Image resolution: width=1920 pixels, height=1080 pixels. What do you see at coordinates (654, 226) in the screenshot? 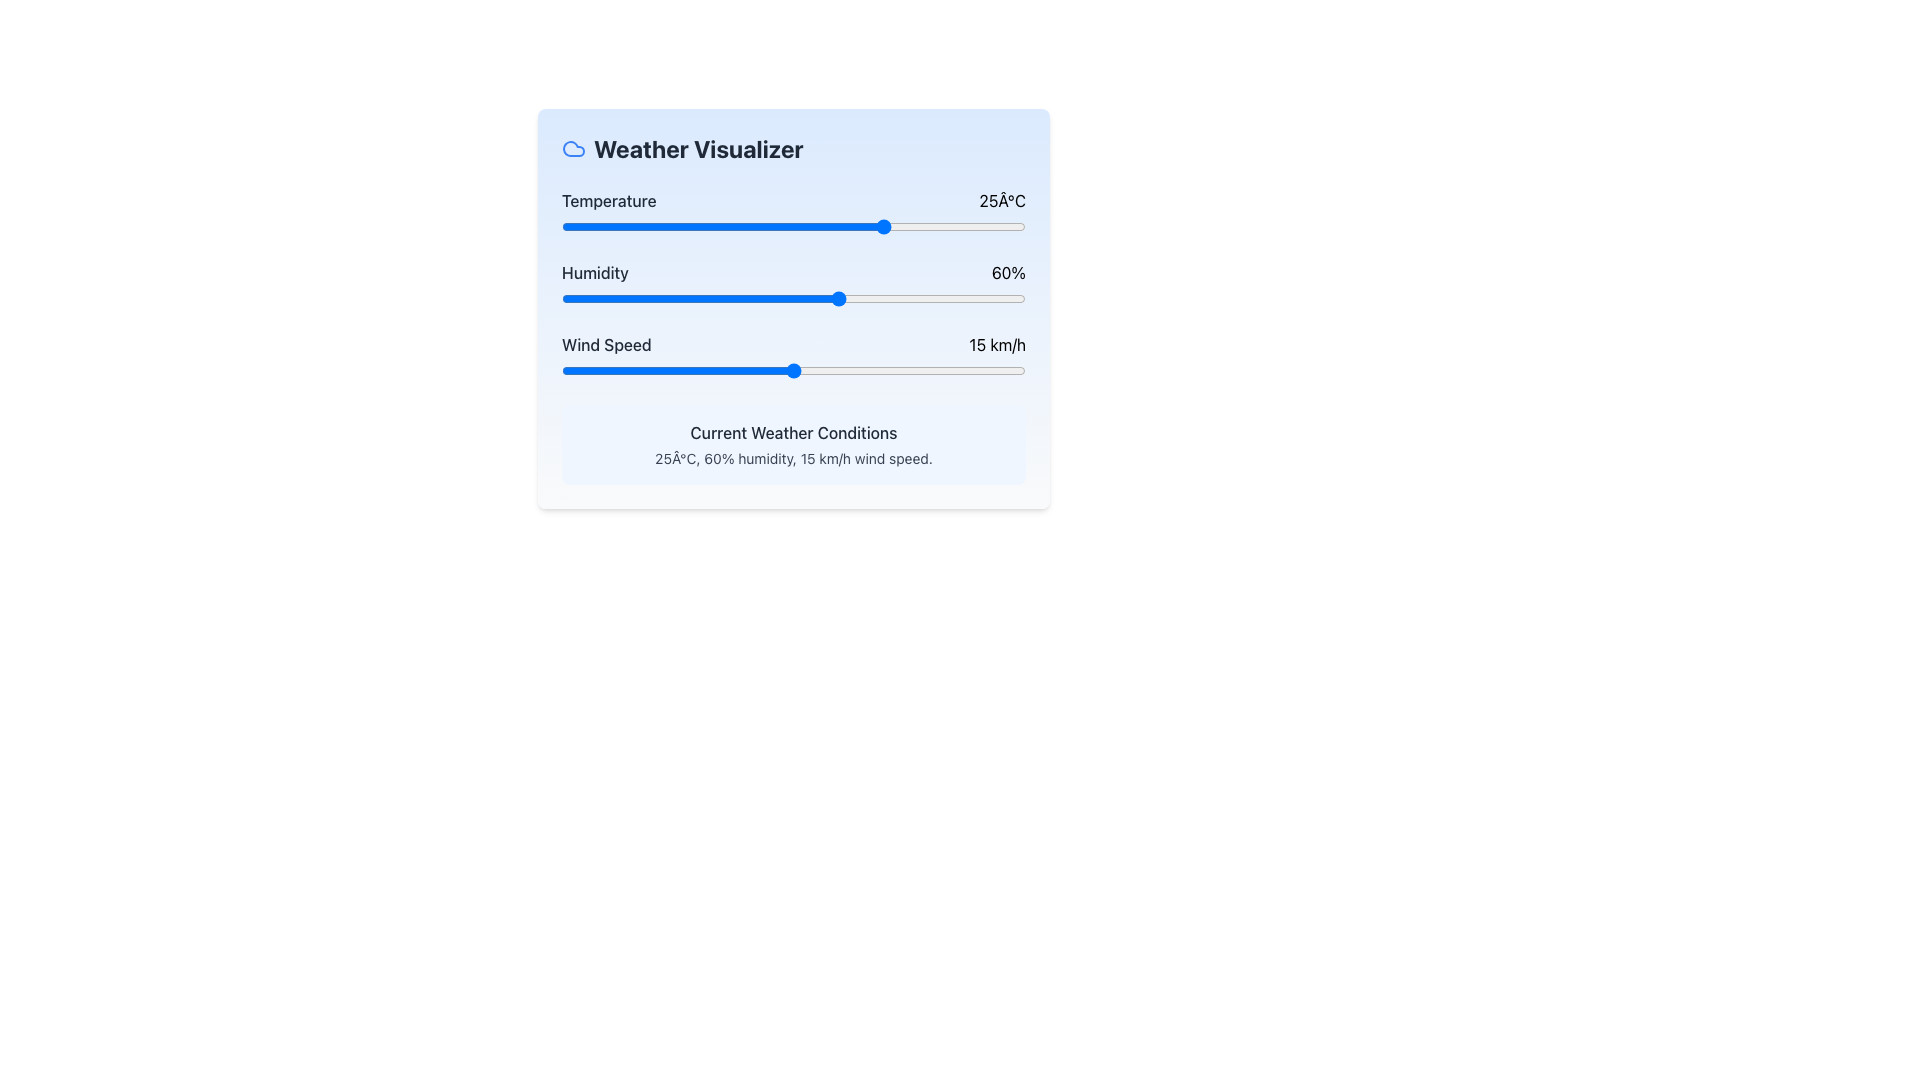
I see `the temperature slider` at bounding box center [654, 226].